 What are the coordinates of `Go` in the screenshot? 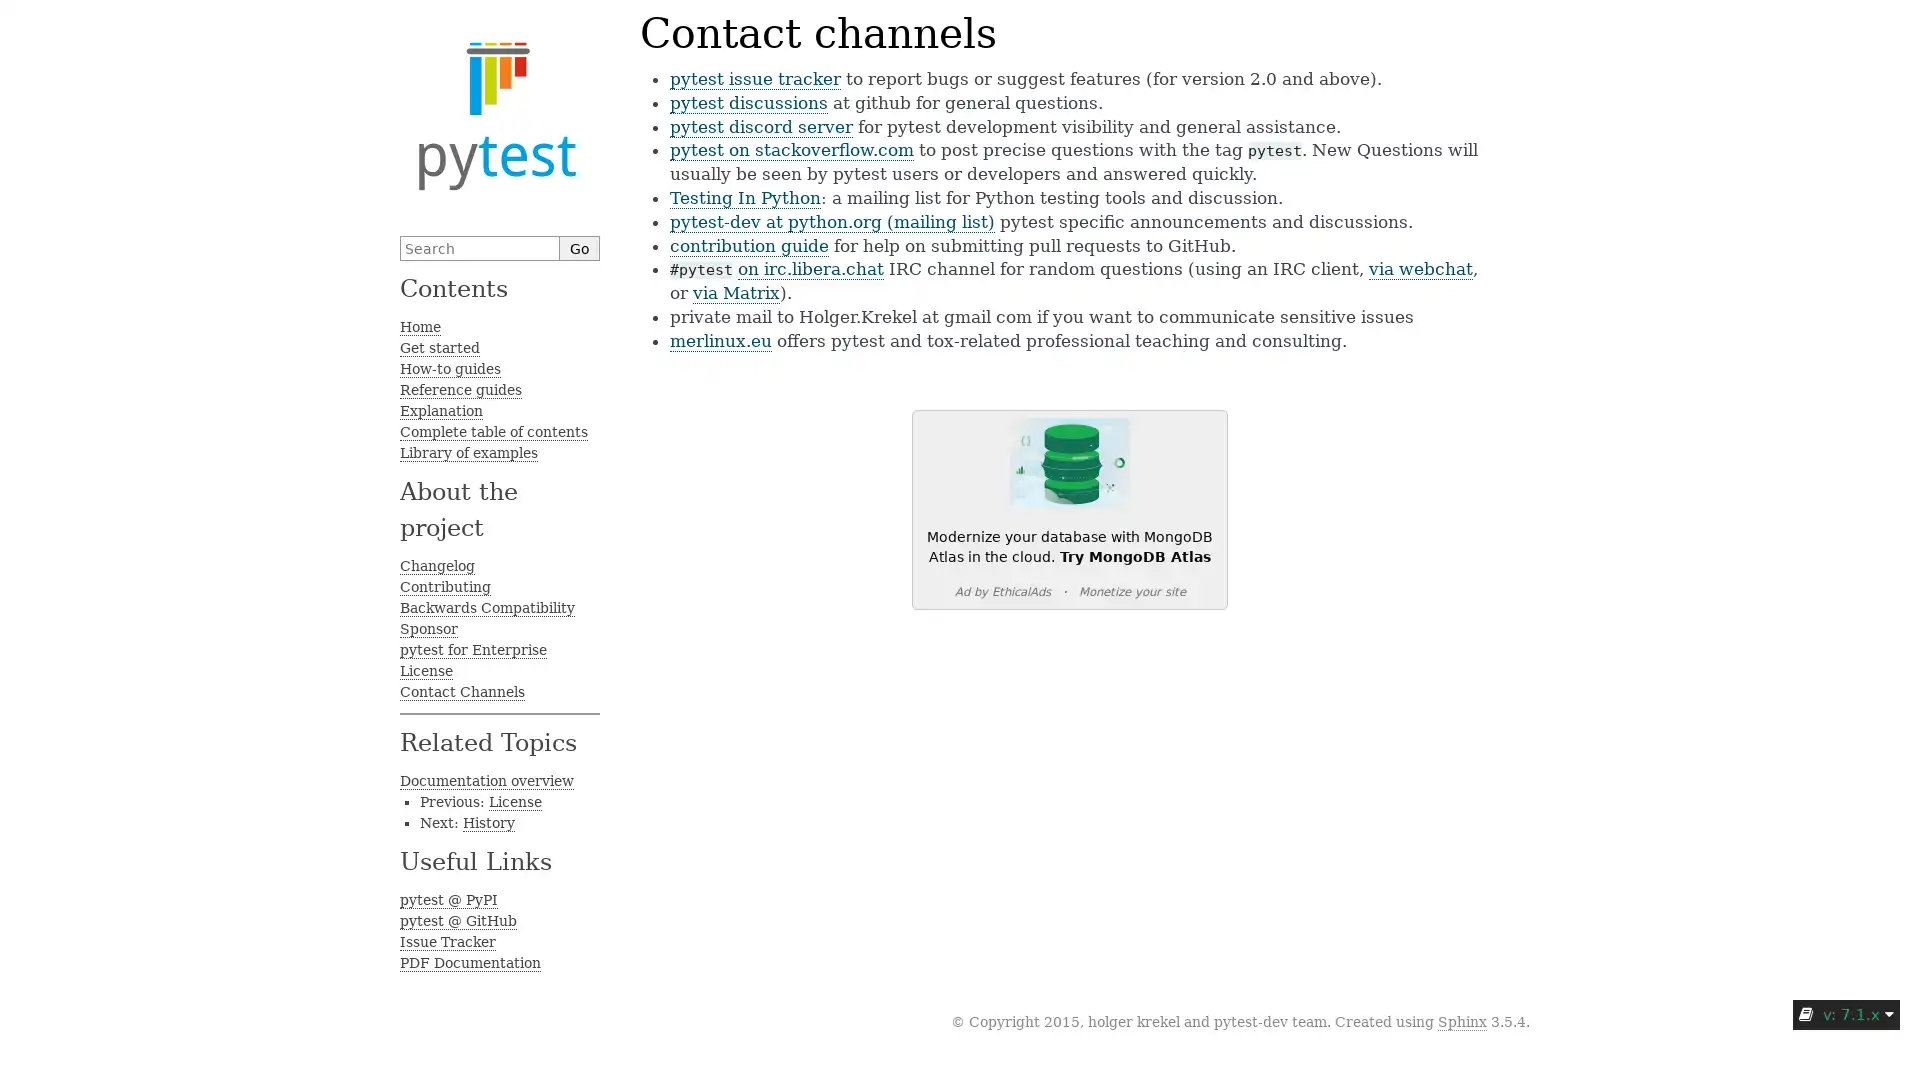 It's located at (579, 247).